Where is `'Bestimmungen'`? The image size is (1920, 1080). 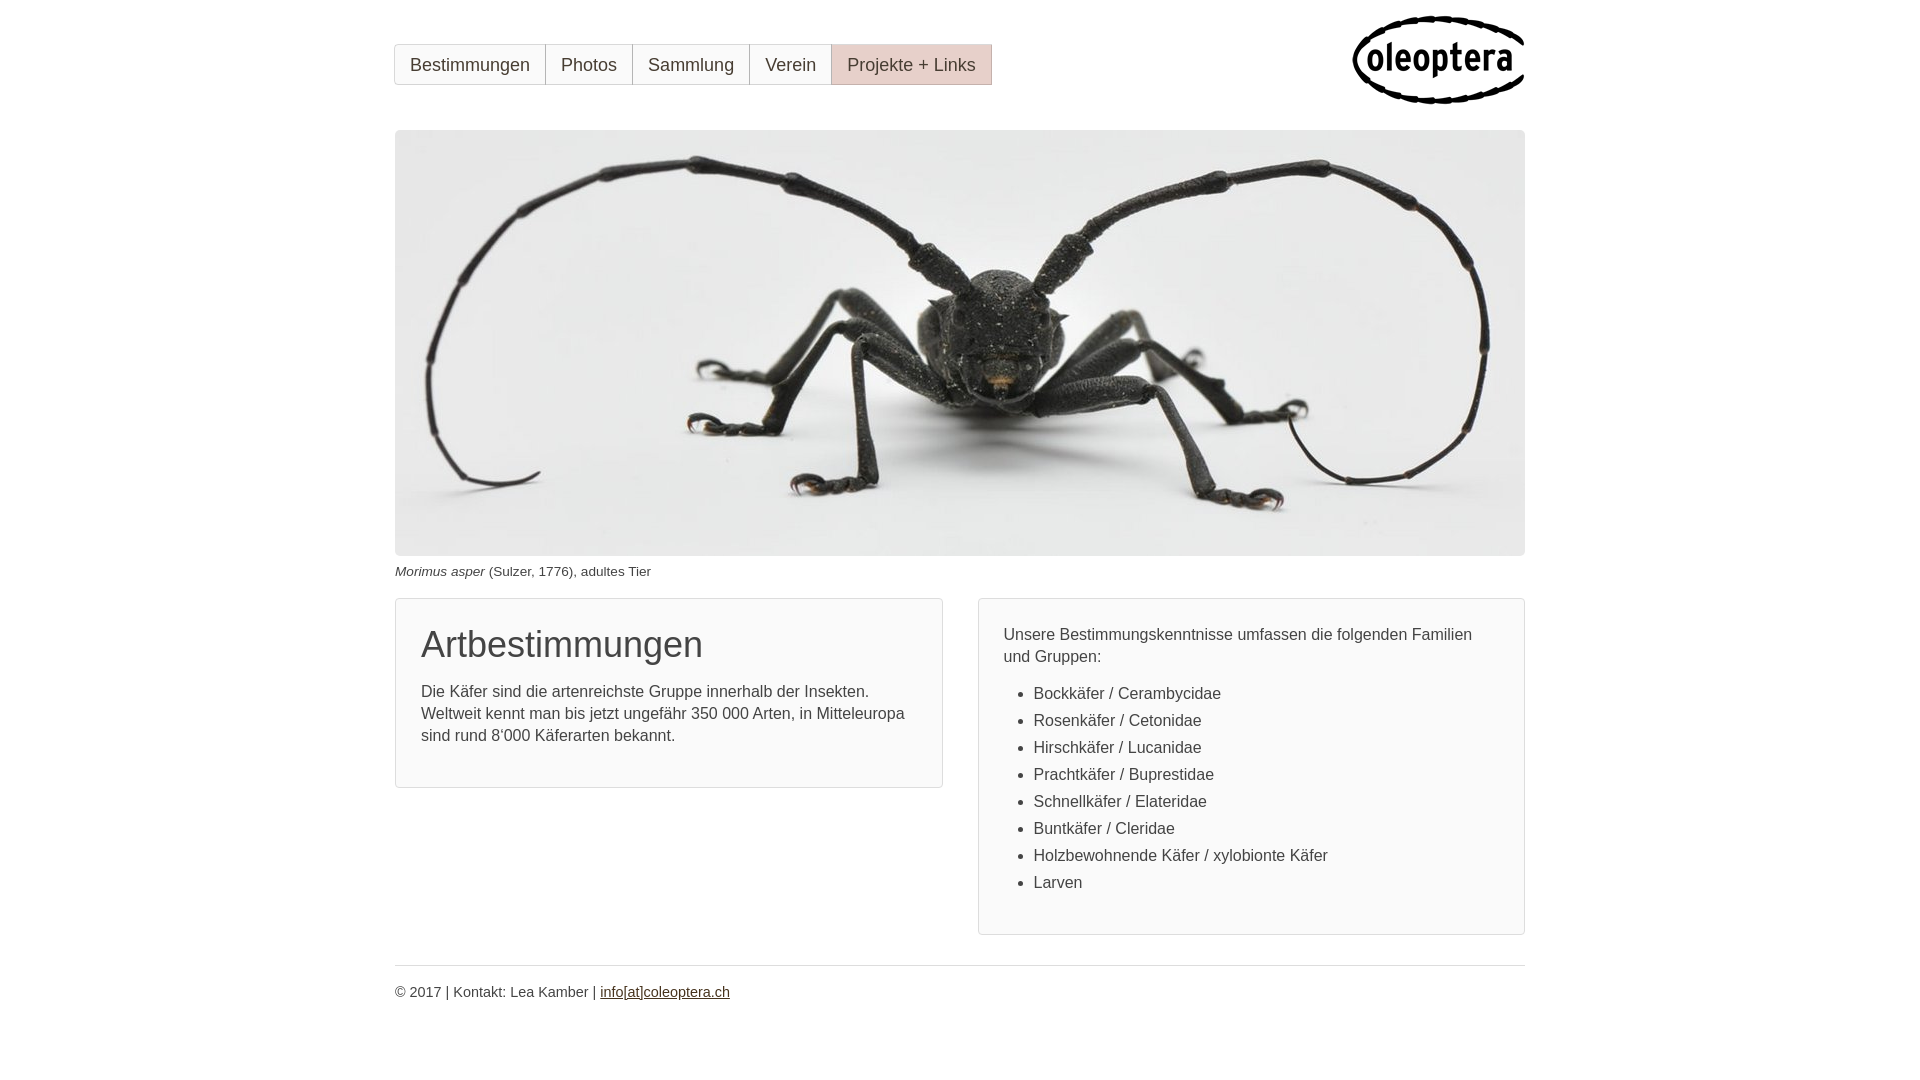
'Bestimmungen' is located at coordinates (469, 63).